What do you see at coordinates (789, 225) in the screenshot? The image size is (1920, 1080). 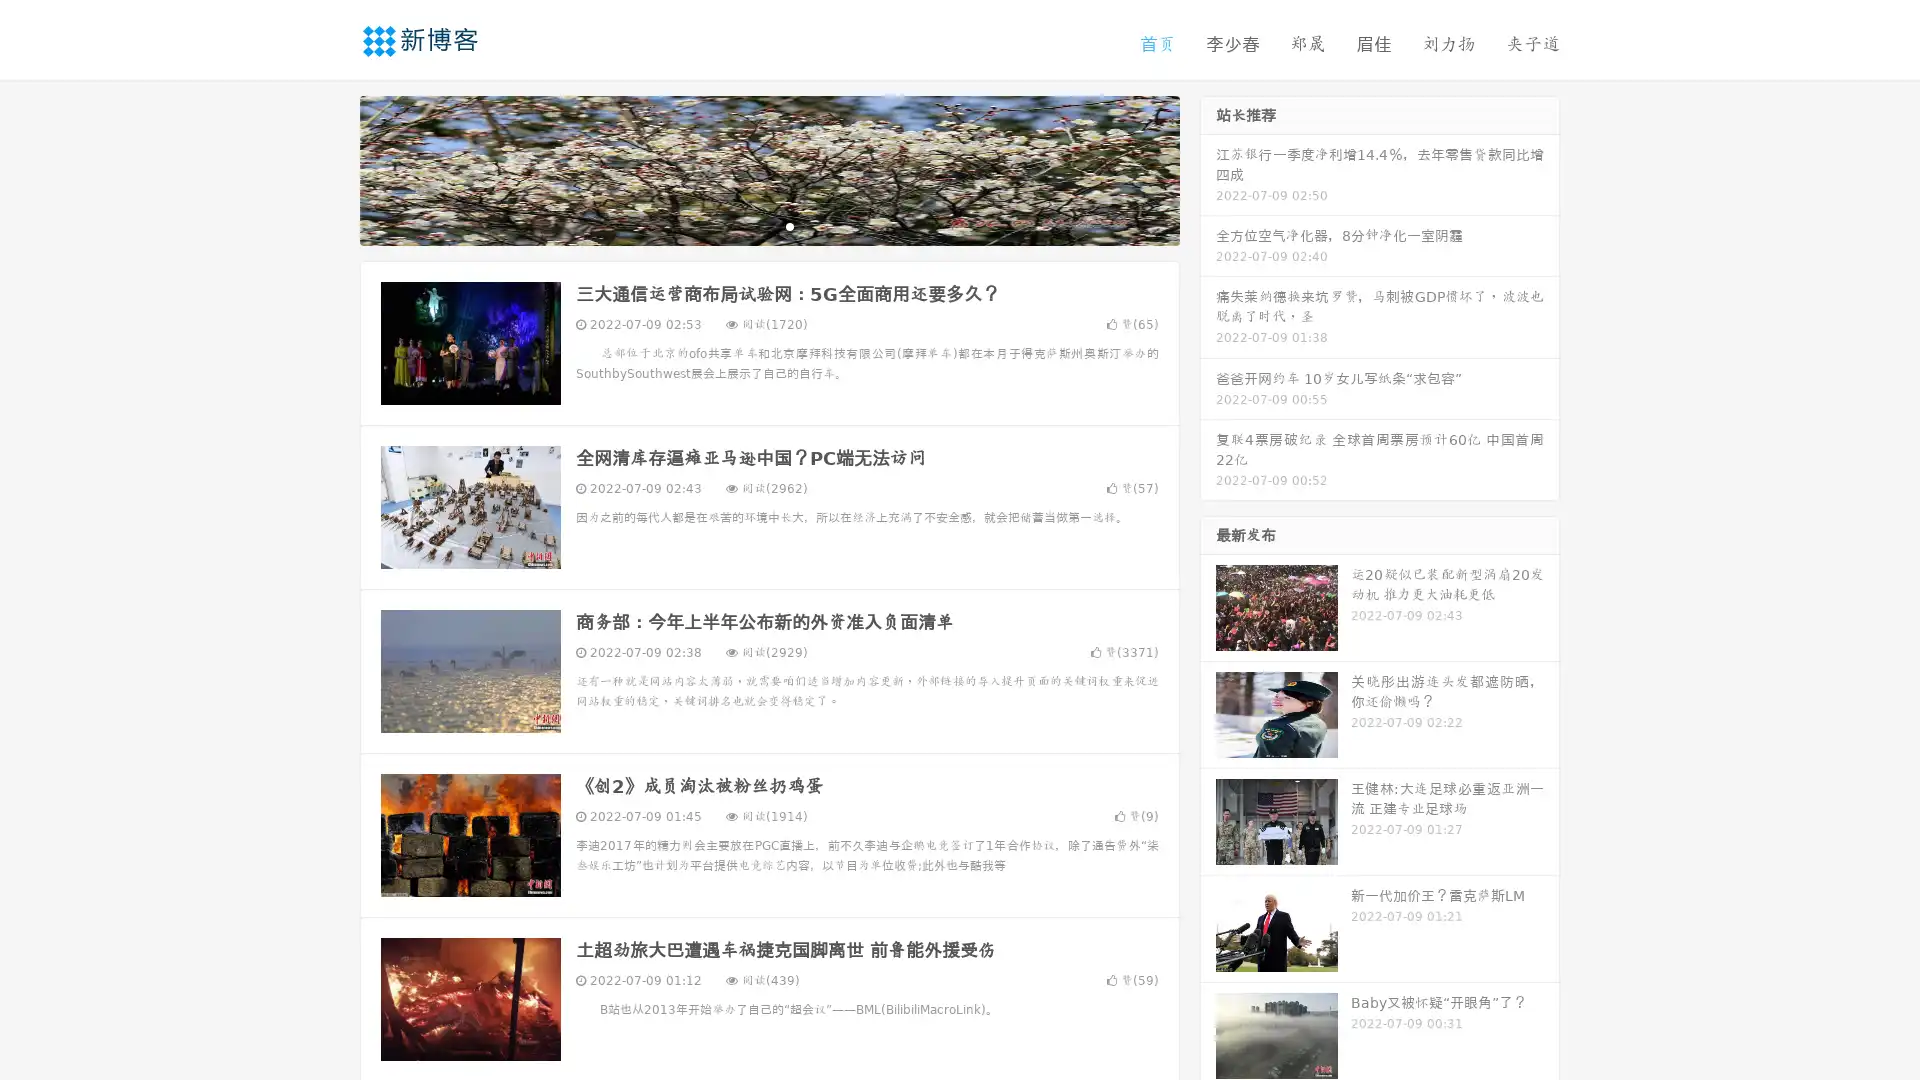 I see `Go to slide 3` at bounding box center [789, 225].